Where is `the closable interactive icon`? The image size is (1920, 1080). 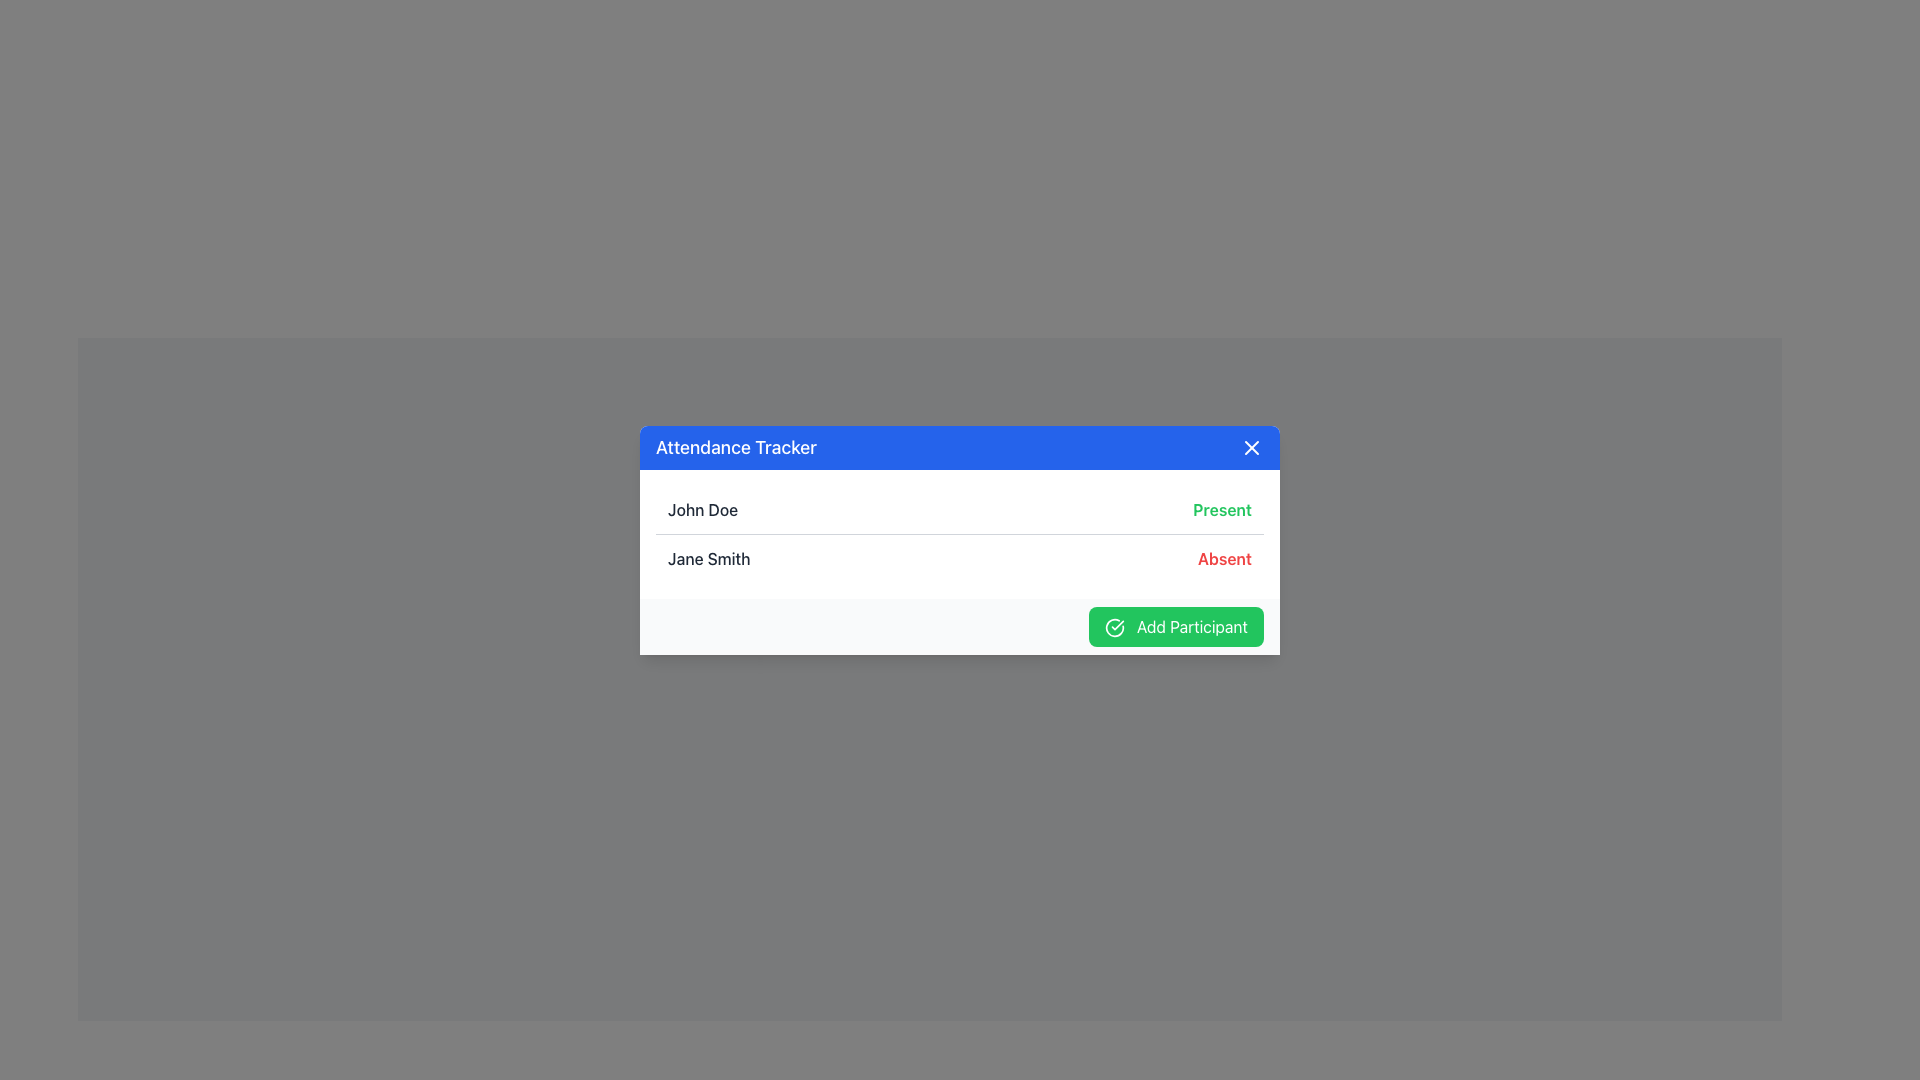
the closable interactive icon is located at coordinates (1251, 446).